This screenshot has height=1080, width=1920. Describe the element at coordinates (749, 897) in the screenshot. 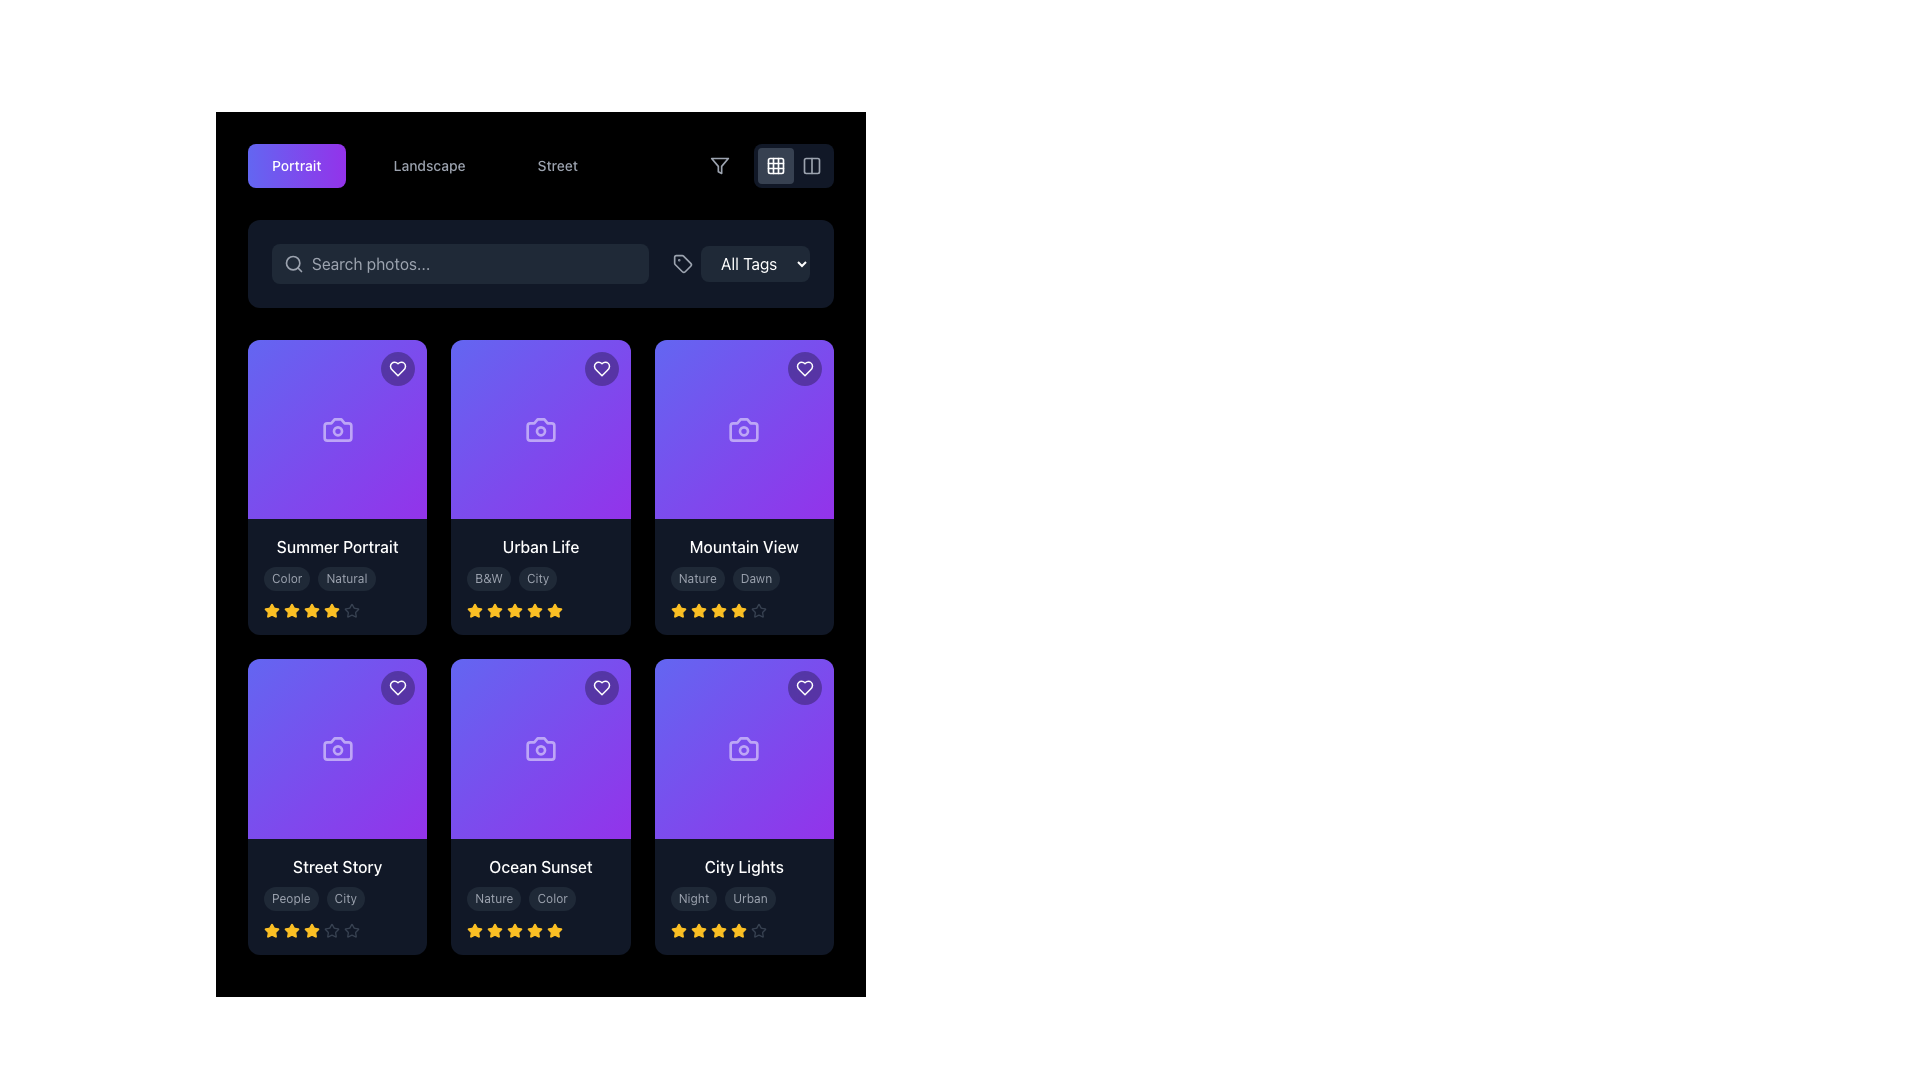

I see `the 'Urban' label or tag associated with the 'City Lights' item, located in the third card of the second row, to the right of the 'Night' tag` at that location.